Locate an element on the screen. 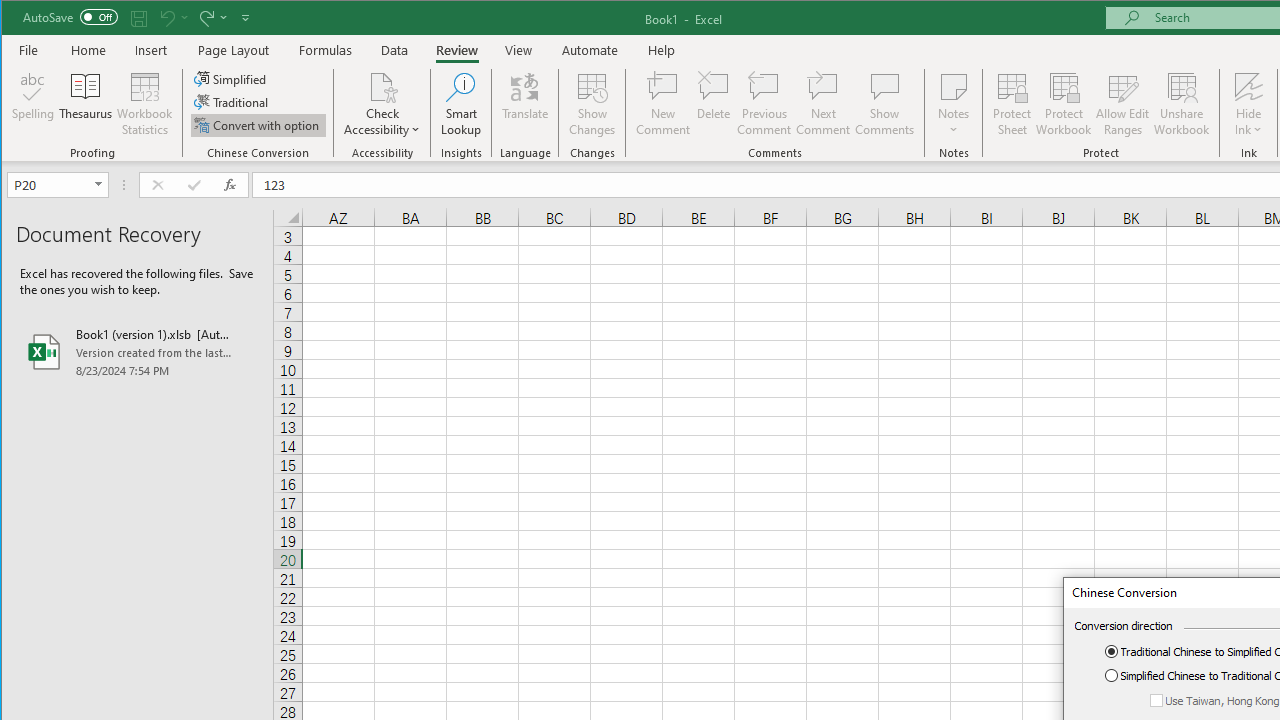  'Traditional' is located at coordinates (232, 102).